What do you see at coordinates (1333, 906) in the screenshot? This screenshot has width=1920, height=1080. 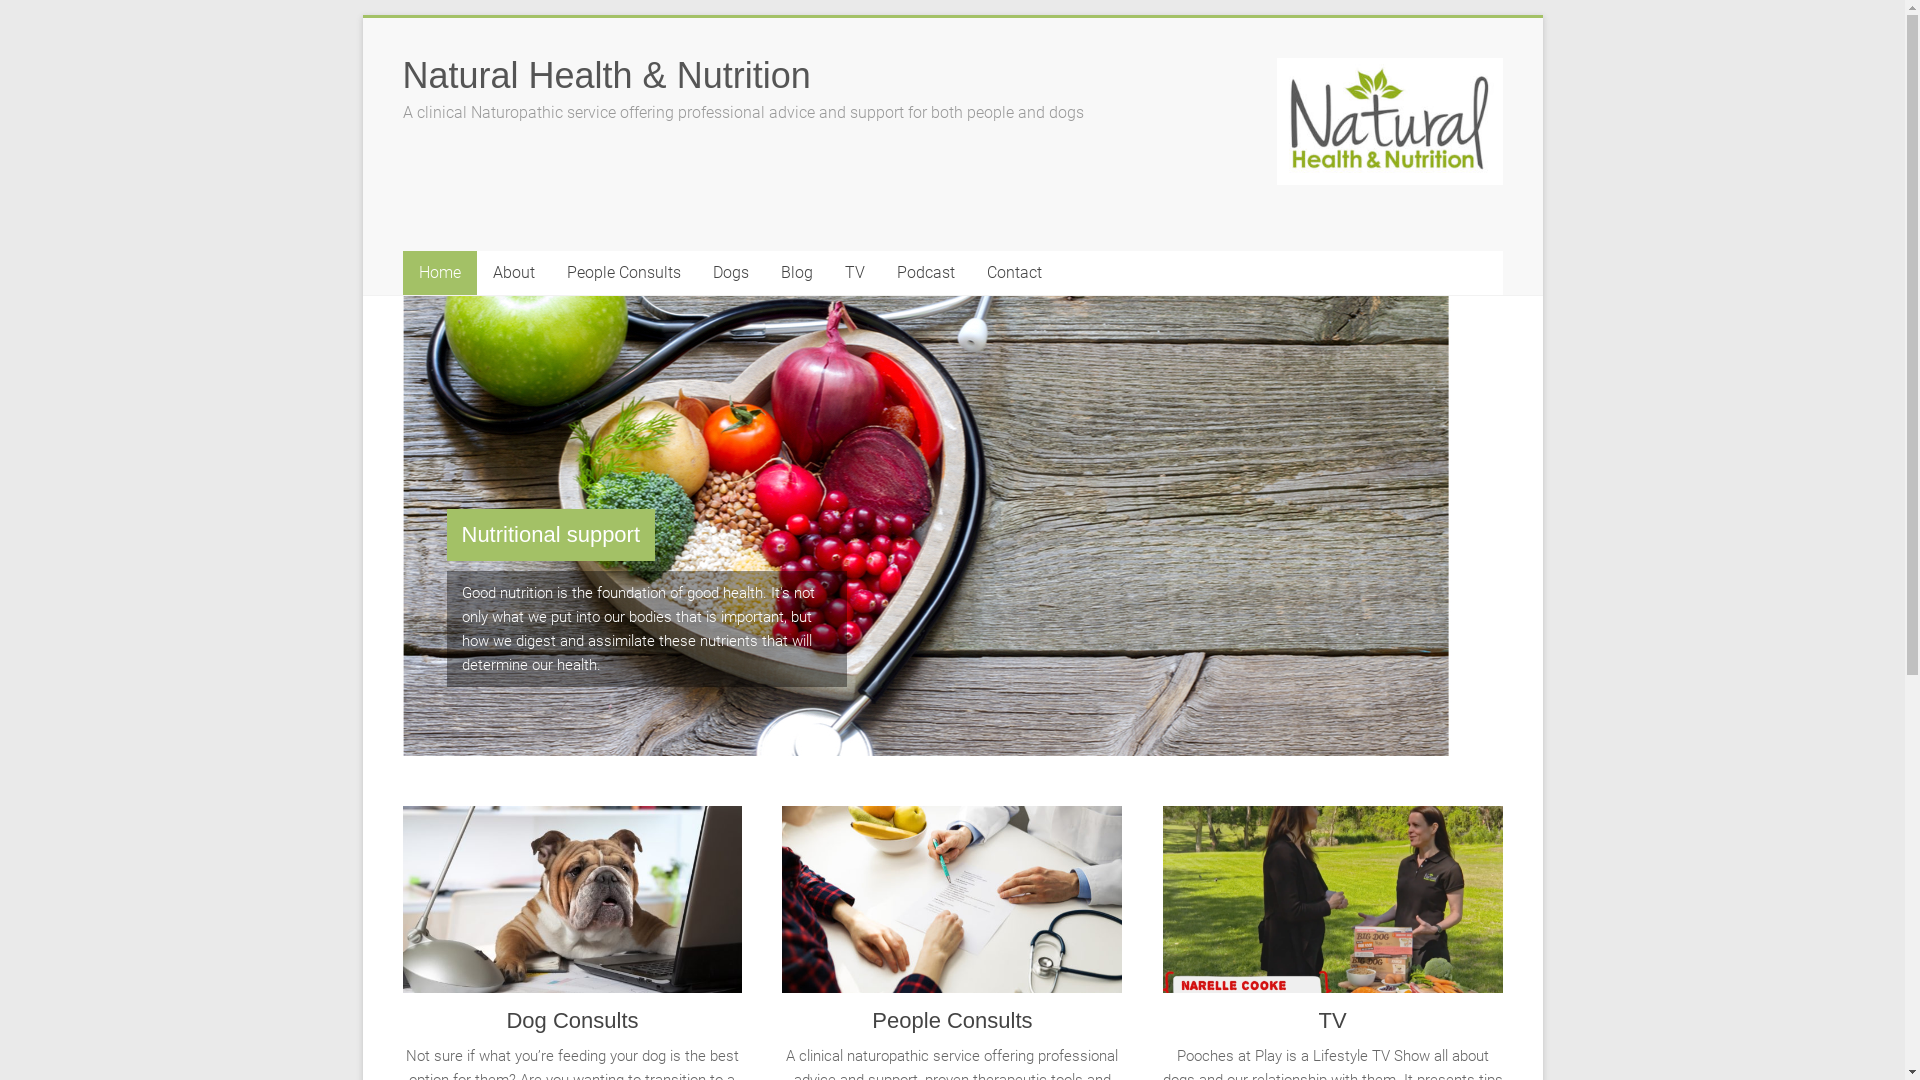 I see `'TV'` at bounding box center [1333, 906].